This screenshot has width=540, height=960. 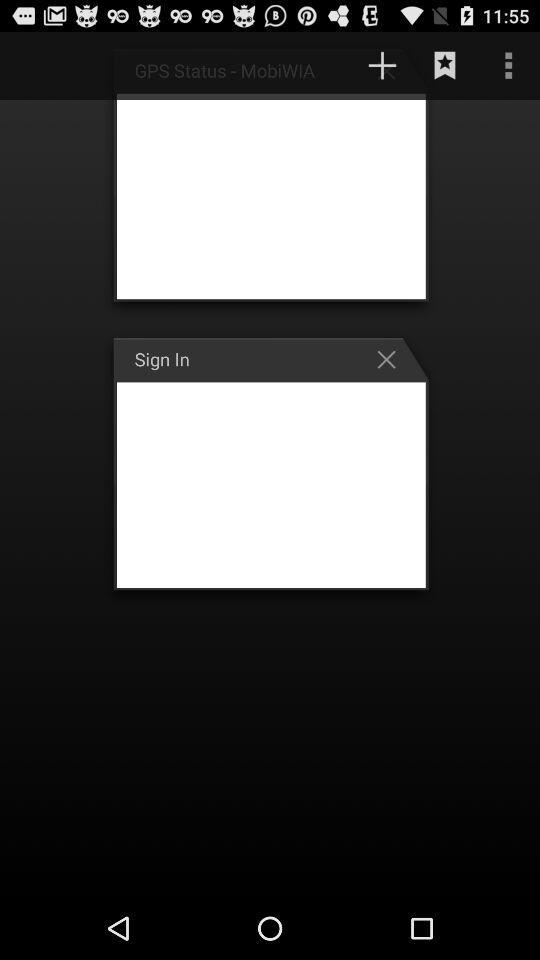 What do you see at coordinates (391, 75) in the screenshot?
I see `the add icon` at bounding box center [391, 75].